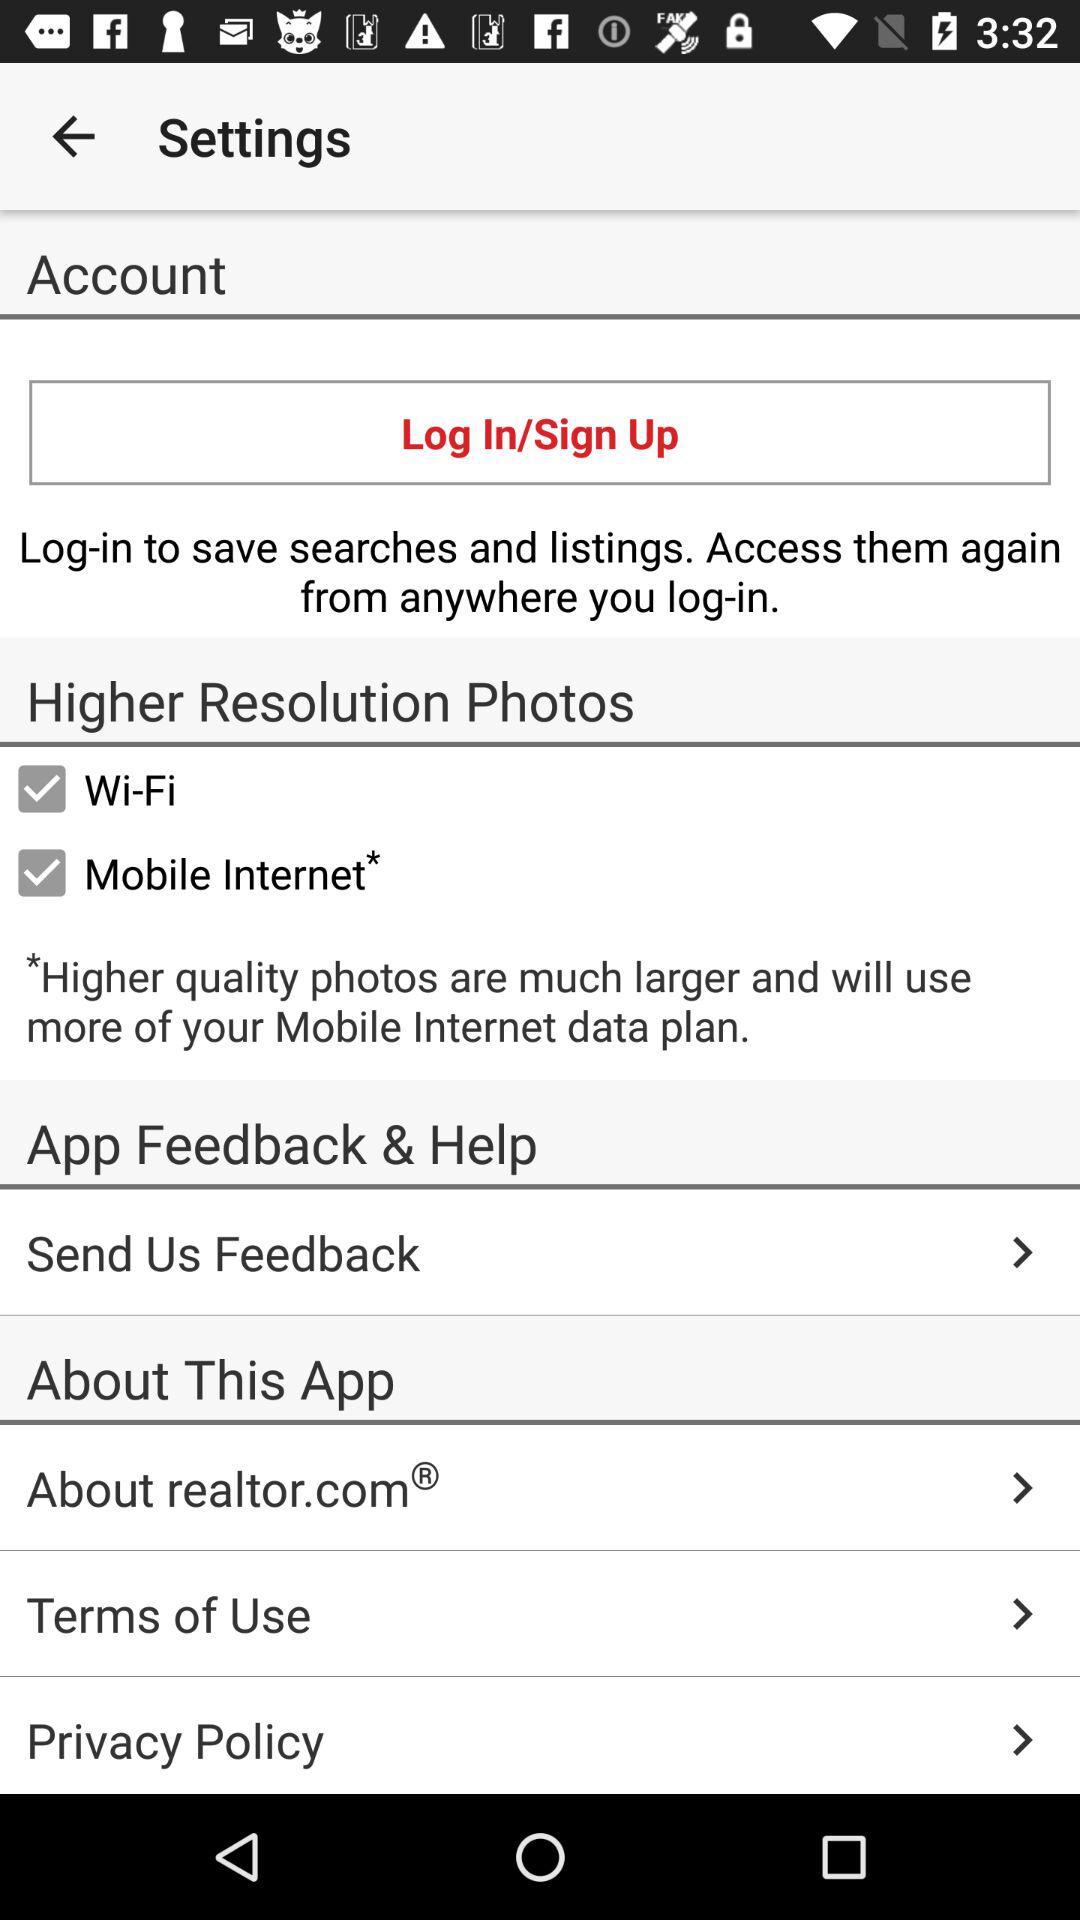 This screenshot has width=1080, height=1920. I want to click on the icon above account, so click(72, 135).